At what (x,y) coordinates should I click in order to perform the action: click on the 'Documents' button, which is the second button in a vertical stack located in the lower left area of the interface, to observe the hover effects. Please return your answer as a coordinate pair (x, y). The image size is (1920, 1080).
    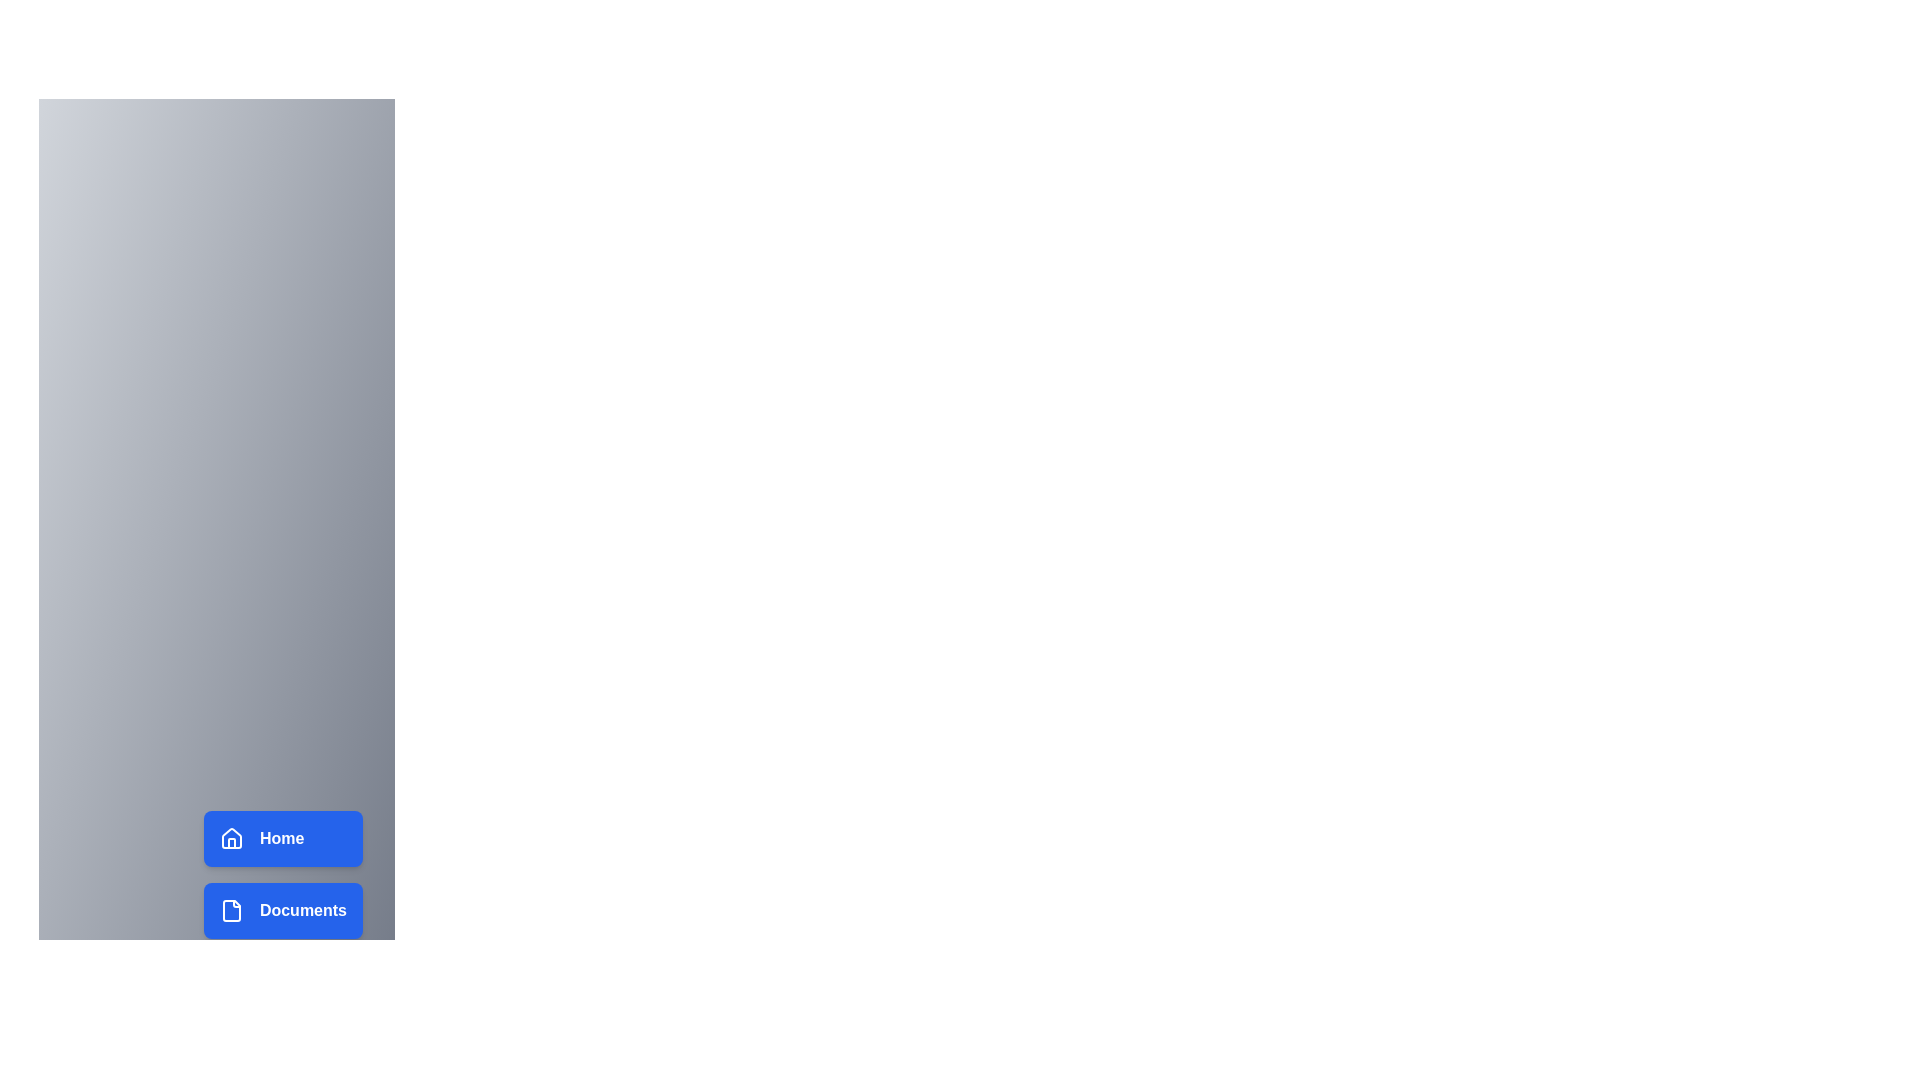
    Looking at the image, I should click on (282, 910).